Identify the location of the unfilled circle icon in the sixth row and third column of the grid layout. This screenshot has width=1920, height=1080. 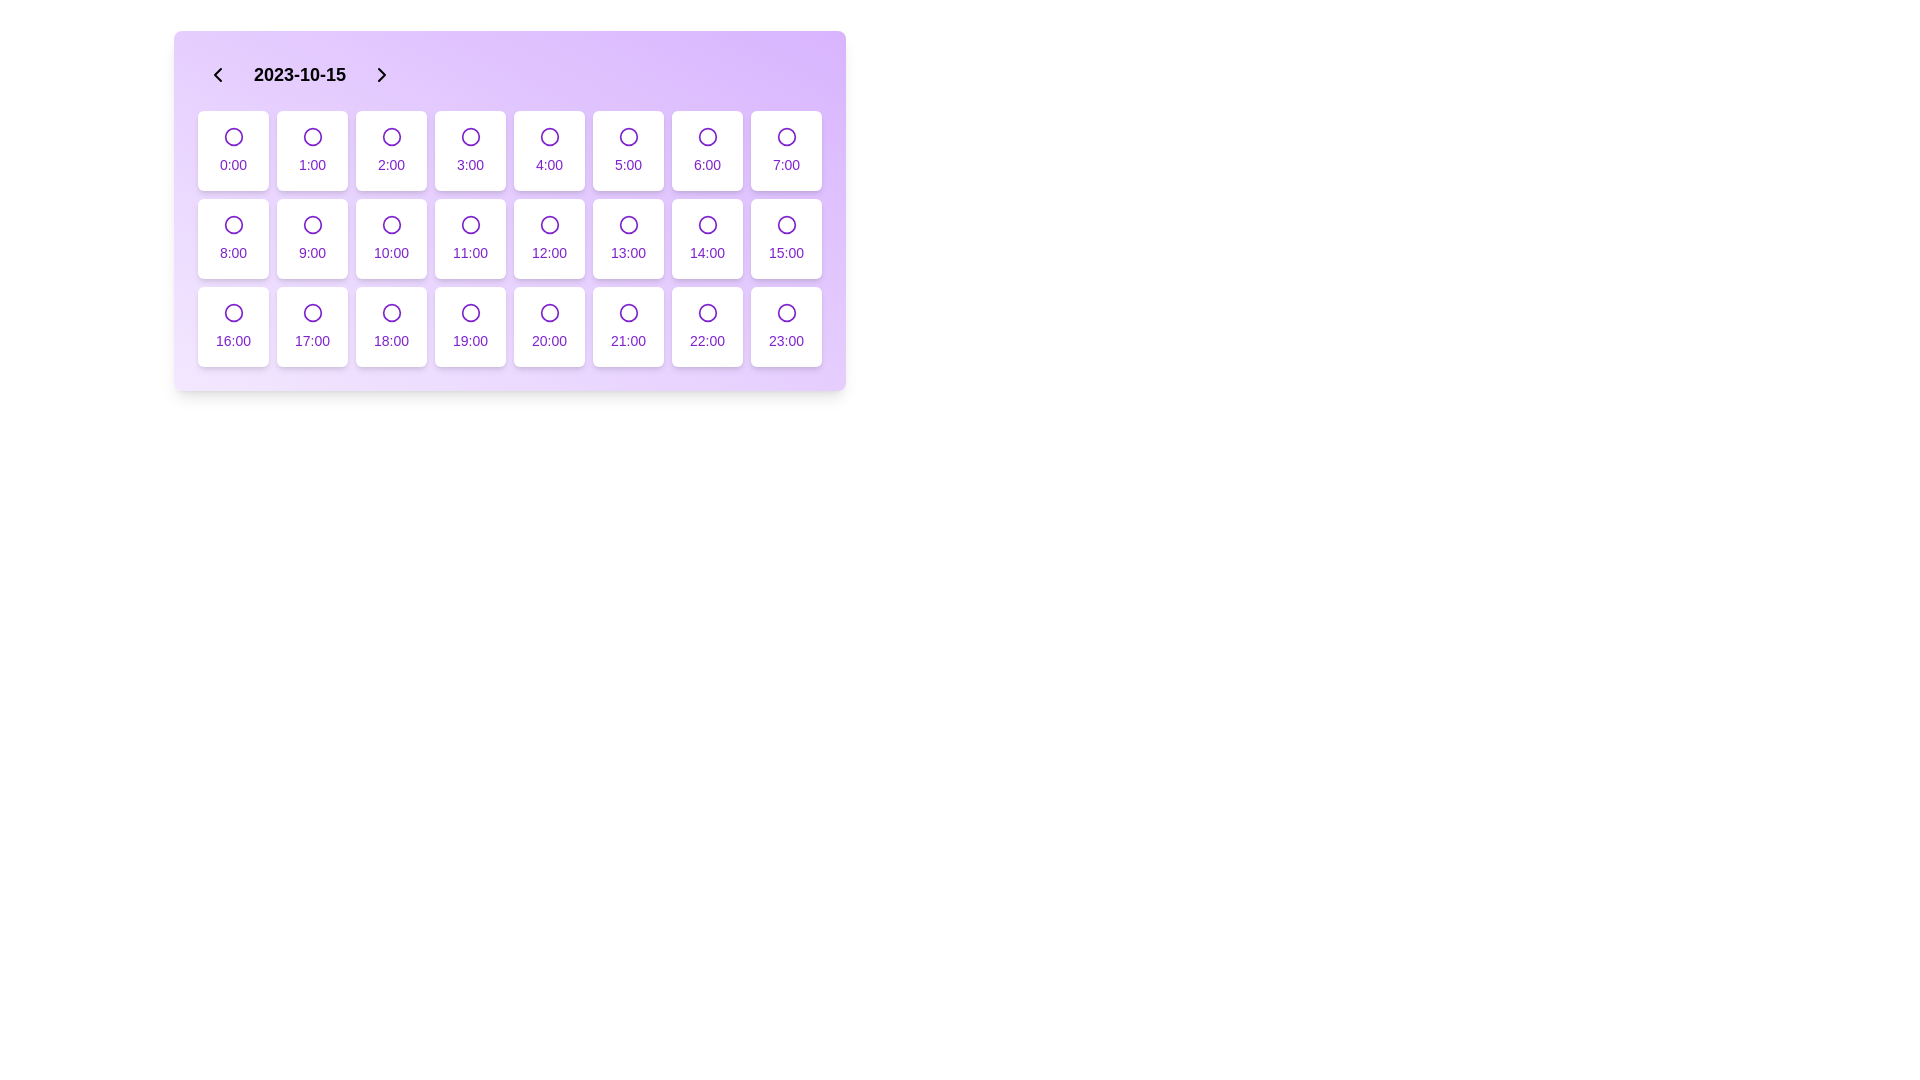
(707, 312).